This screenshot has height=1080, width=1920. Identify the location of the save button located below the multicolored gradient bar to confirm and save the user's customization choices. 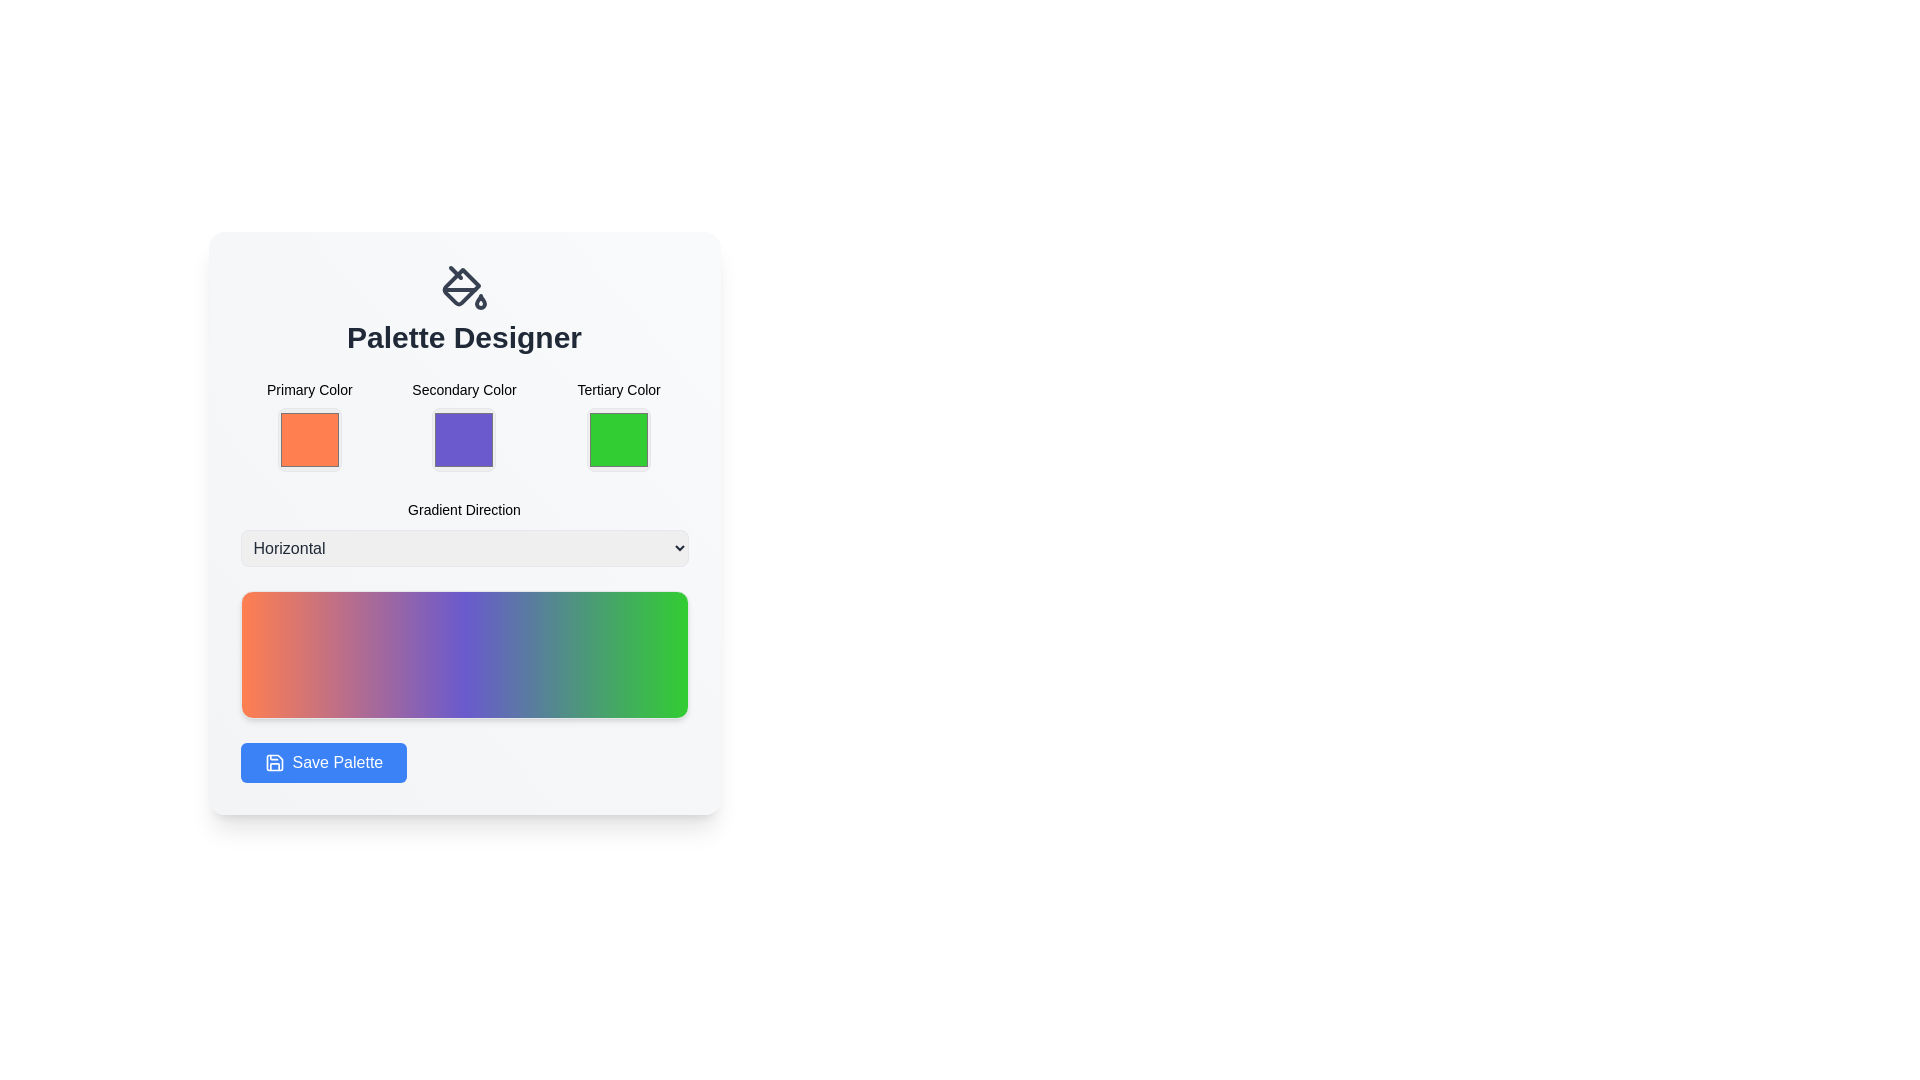
(323, 763).